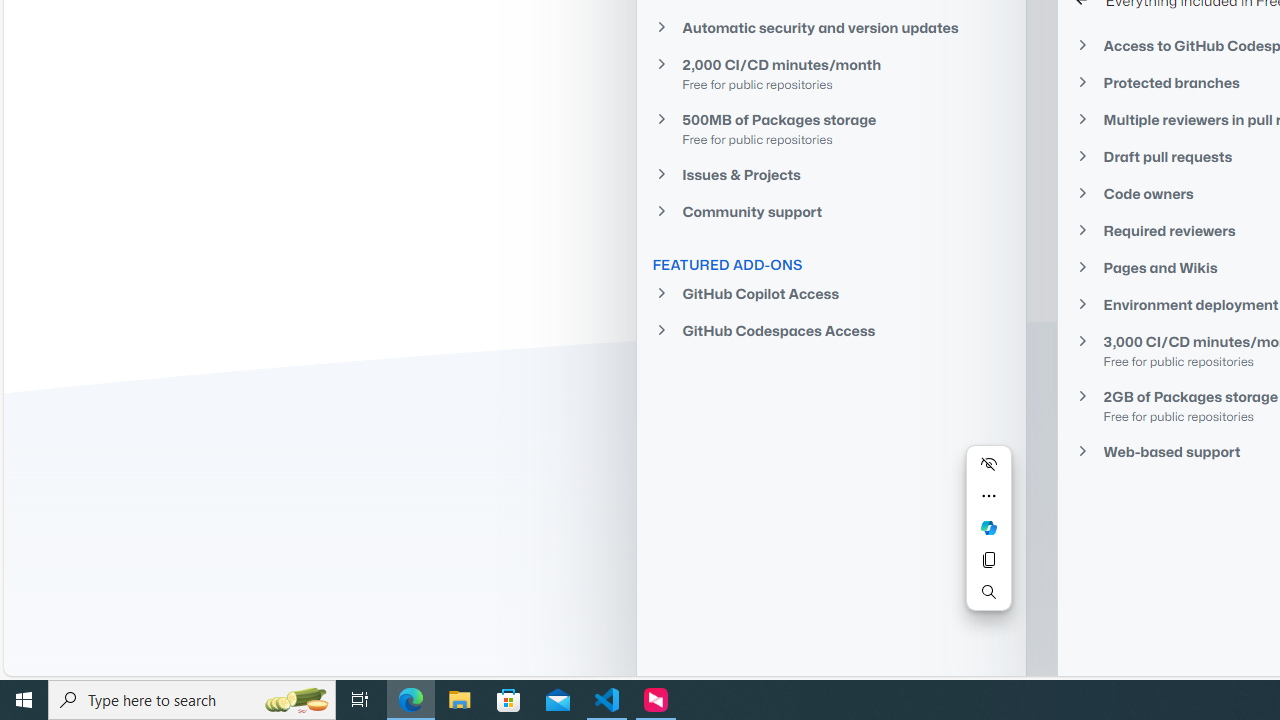  What do you see at coordinates (830, 293) in the screenshot?
I see `'GitHub Copilot Access'` at bounding box center [830, 293].